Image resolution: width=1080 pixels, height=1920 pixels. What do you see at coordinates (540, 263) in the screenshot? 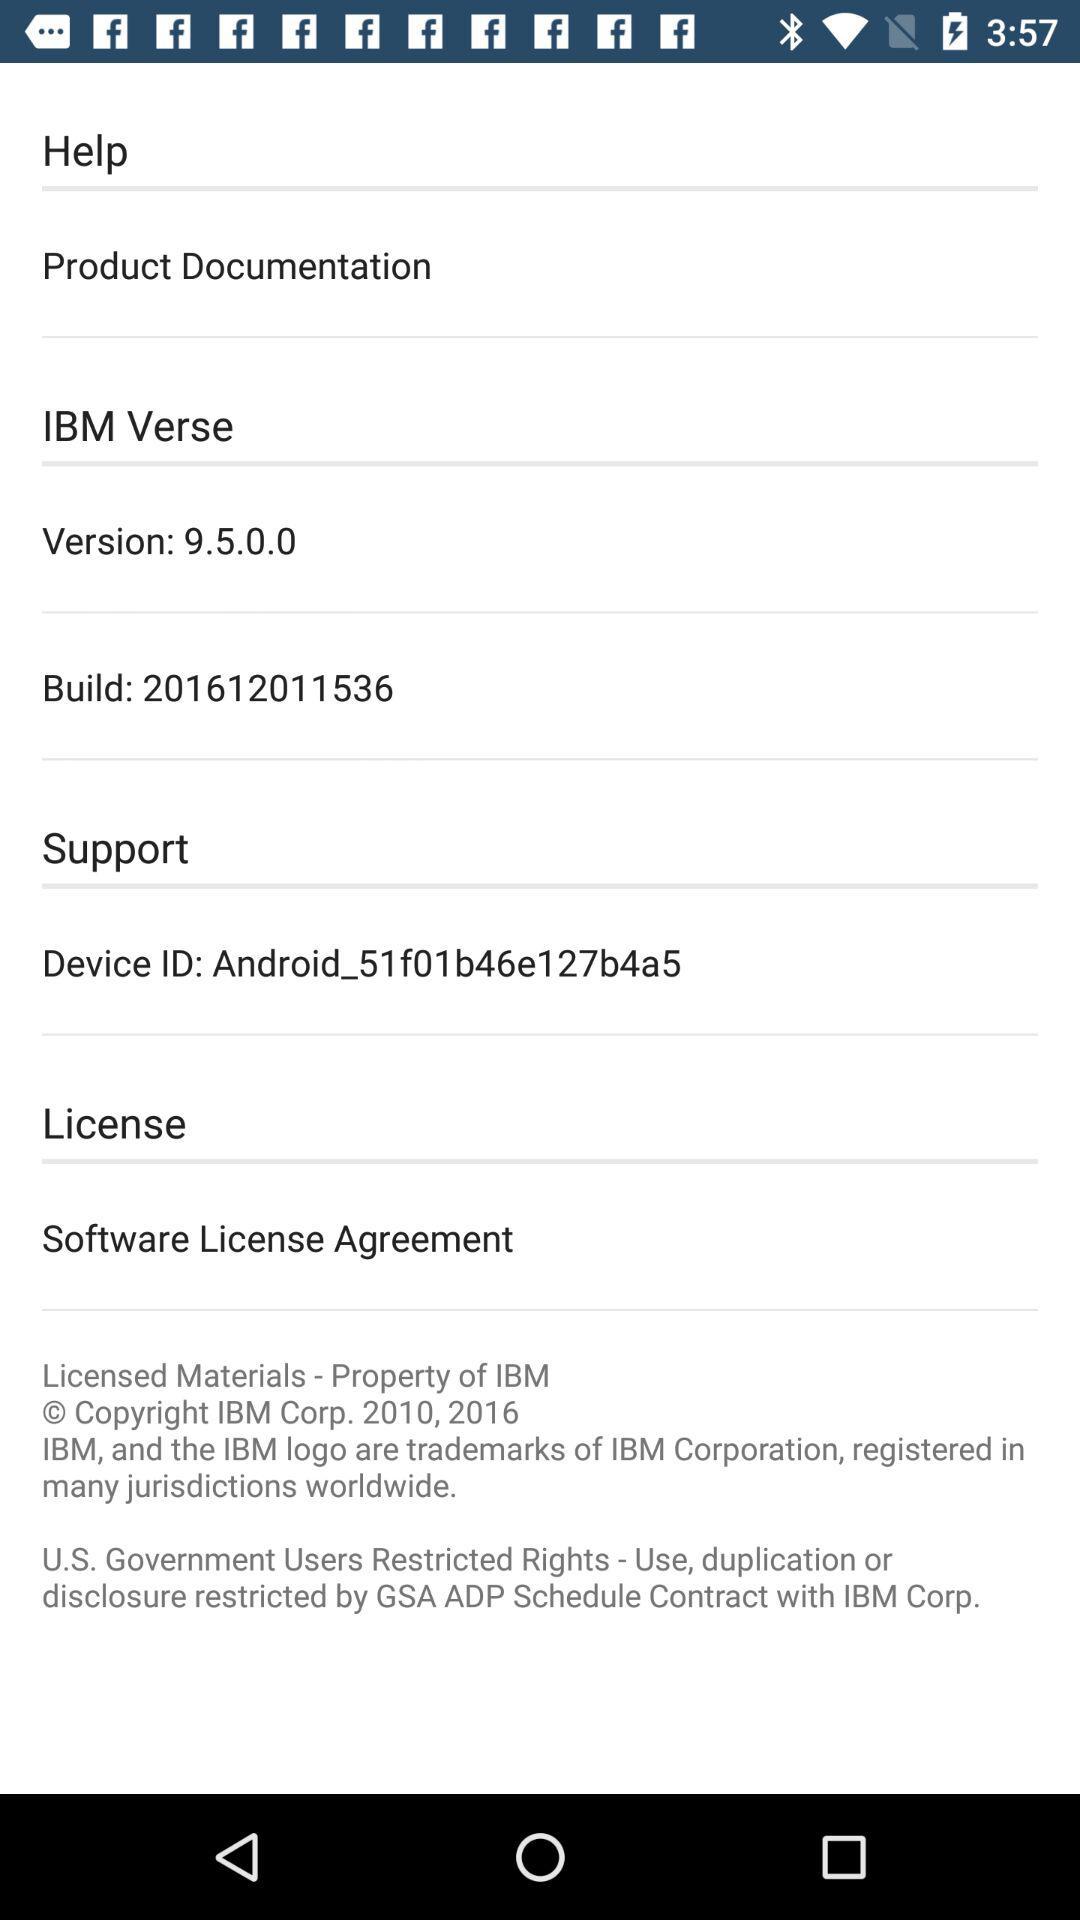
I see `the product documentation item` at bounding box center [540, 263].